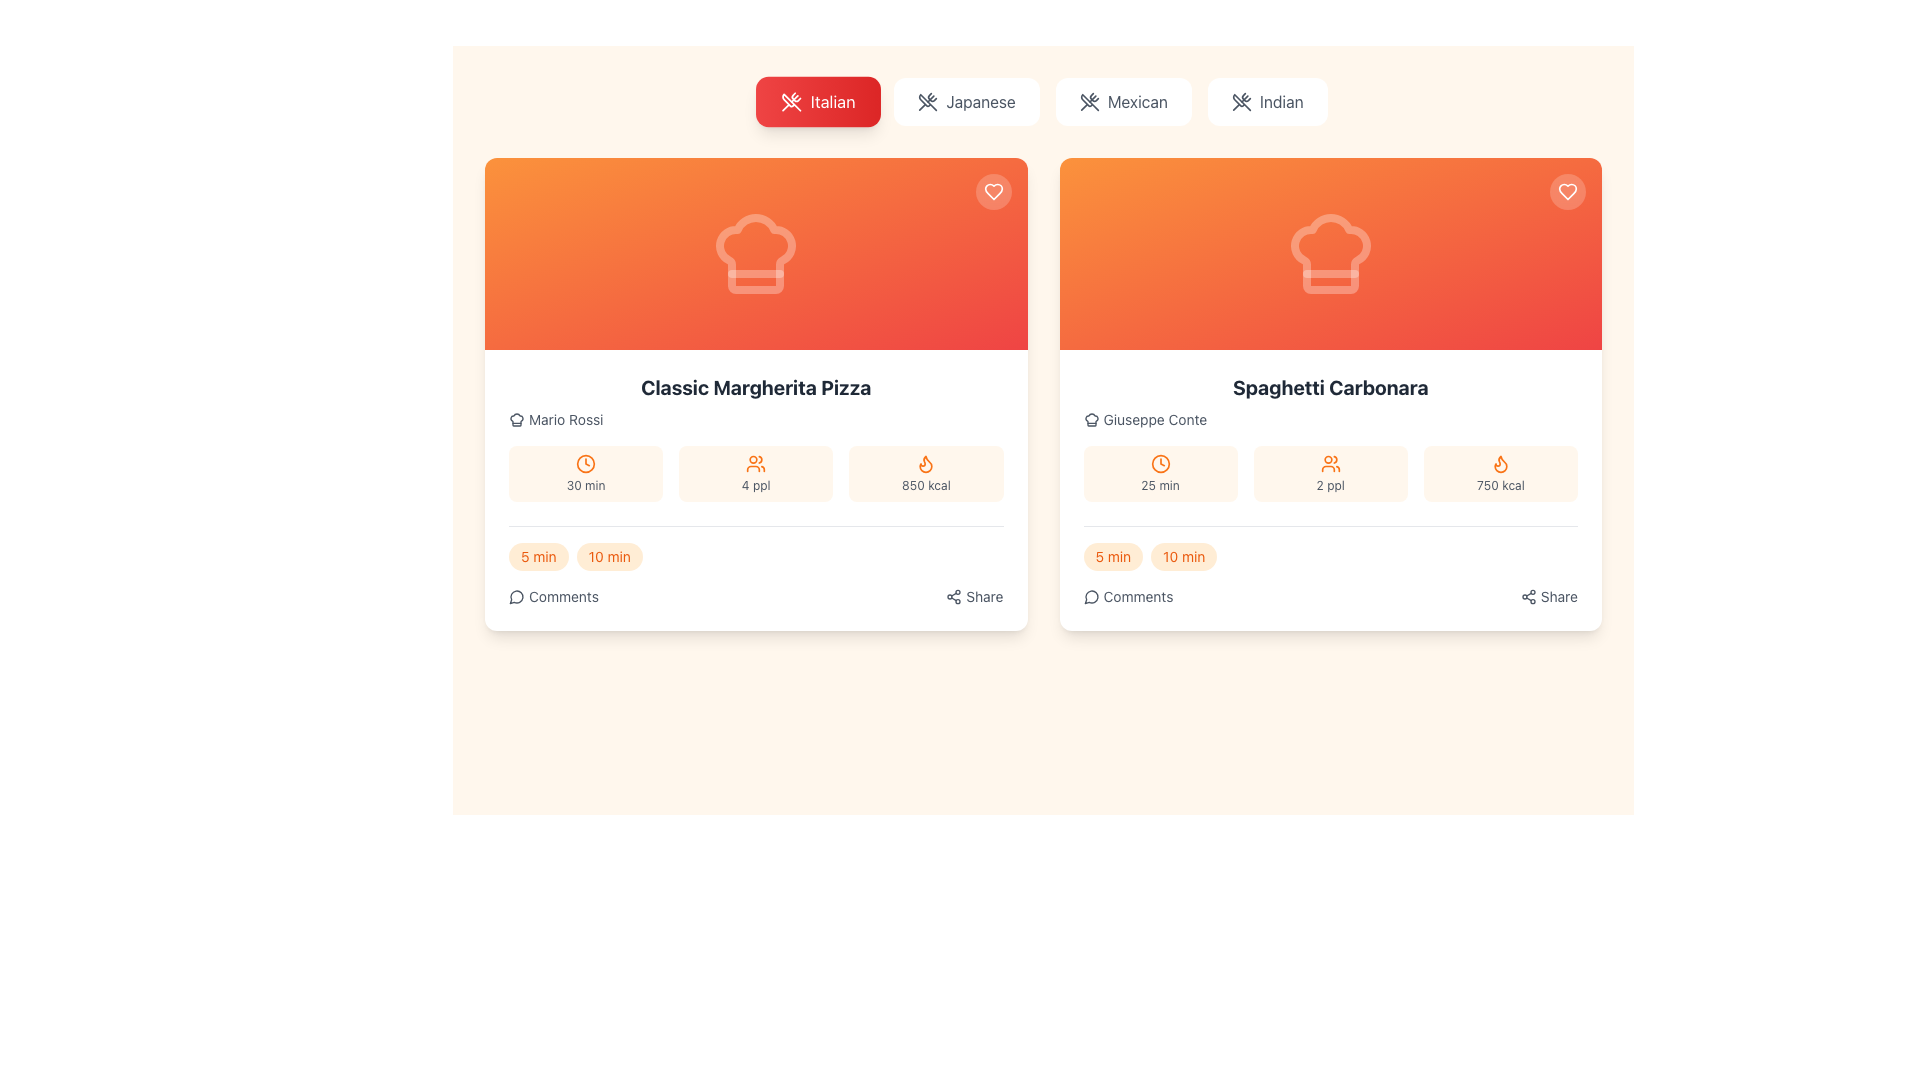  I want to click on the circular graphical component that is the outer circle of the clock icon on the 'Classic Margherita Pizza' card, which is outlined in orange and represents the estimated preparation time, so click(585, 463).